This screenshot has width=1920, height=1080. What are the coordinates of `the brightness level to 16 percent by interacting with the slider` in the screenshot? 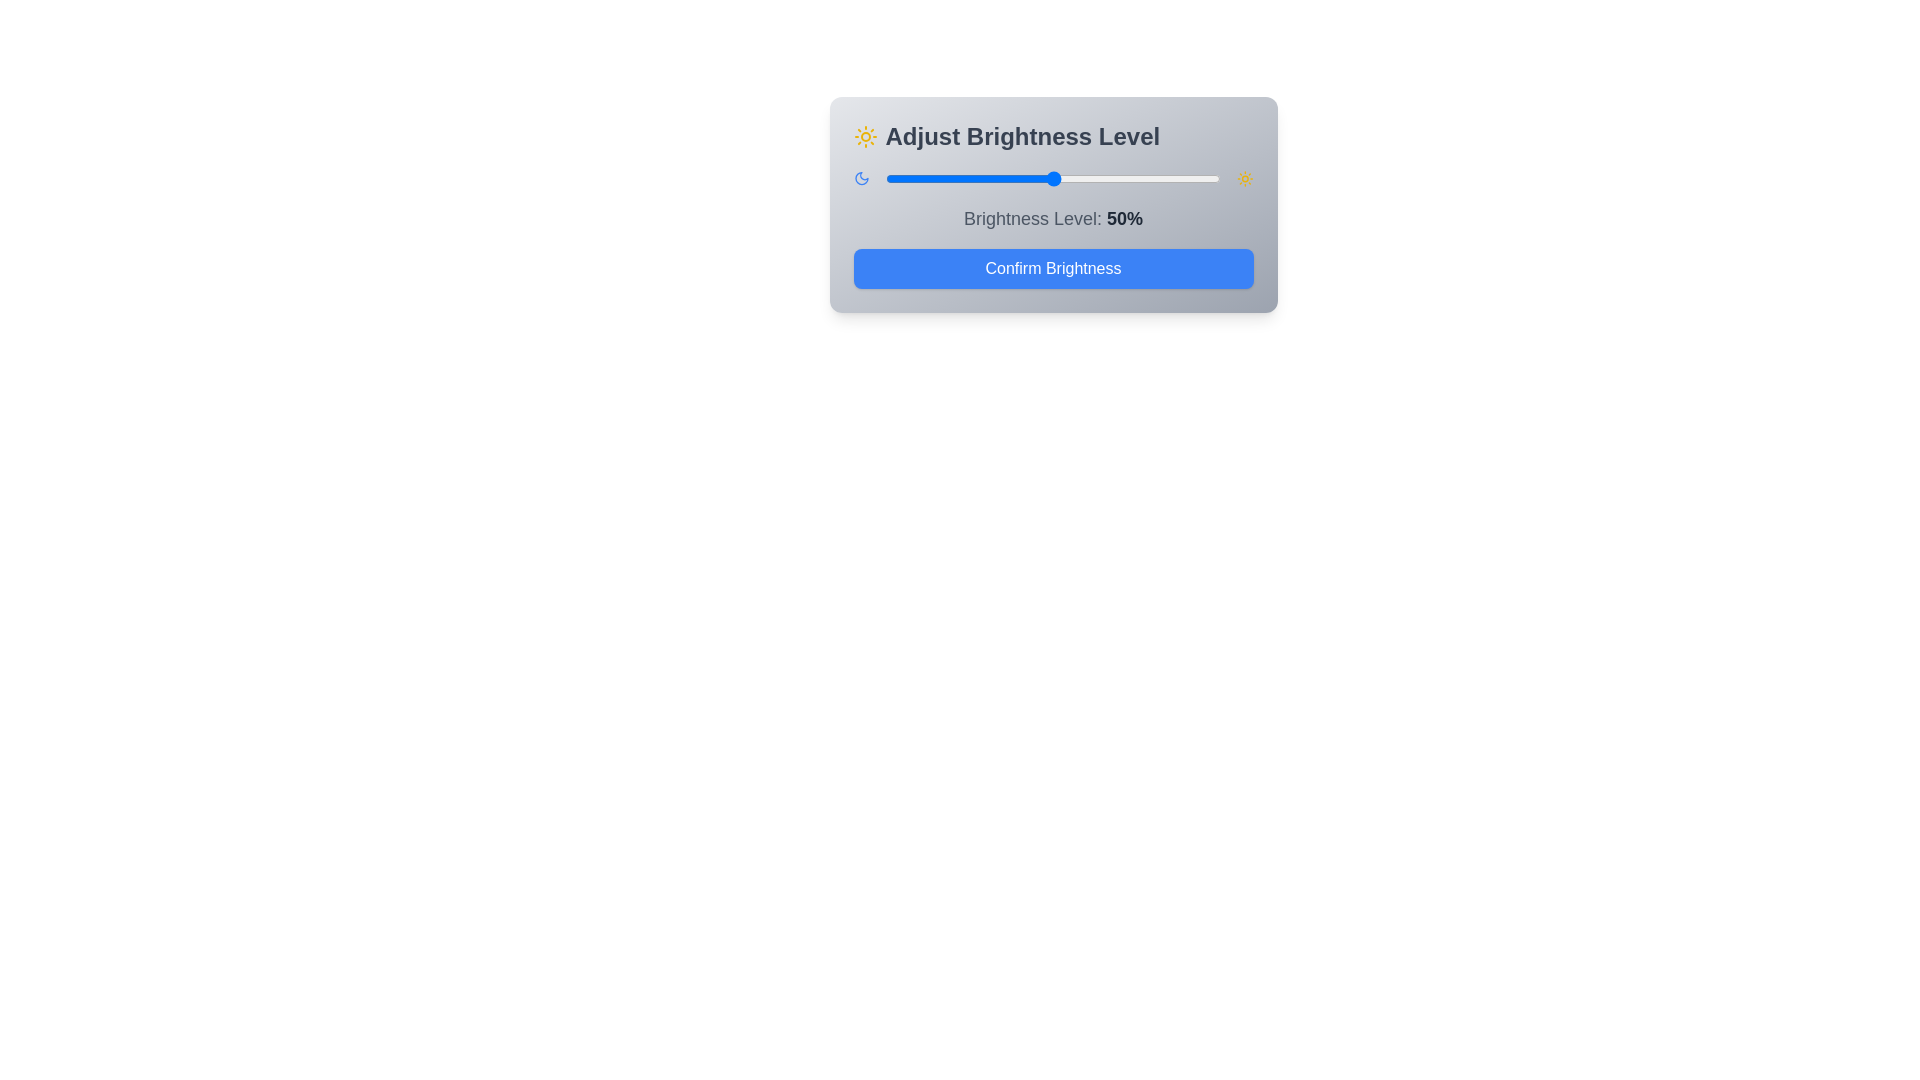 It's located at (938, 177).